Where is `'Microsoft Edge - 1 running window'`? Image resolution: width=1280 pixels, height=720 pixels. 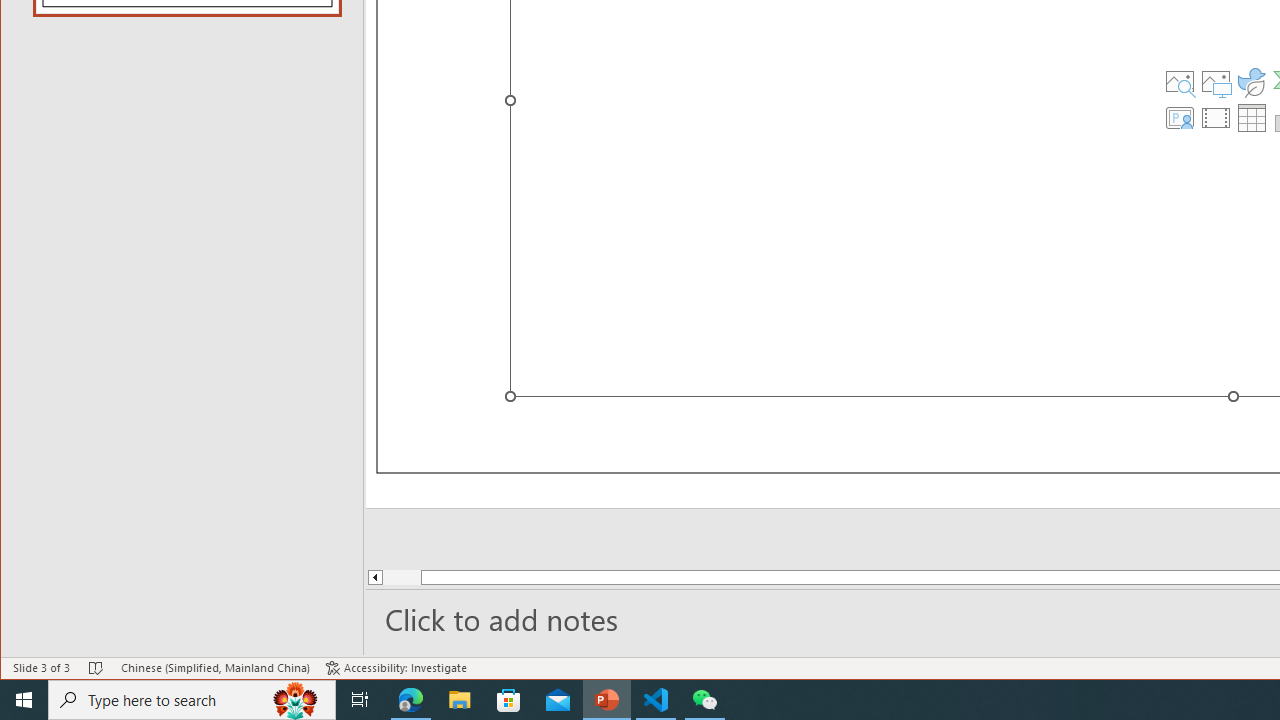 'Microsoft Edge - 1 running window' is located at coordinates (410, 698).